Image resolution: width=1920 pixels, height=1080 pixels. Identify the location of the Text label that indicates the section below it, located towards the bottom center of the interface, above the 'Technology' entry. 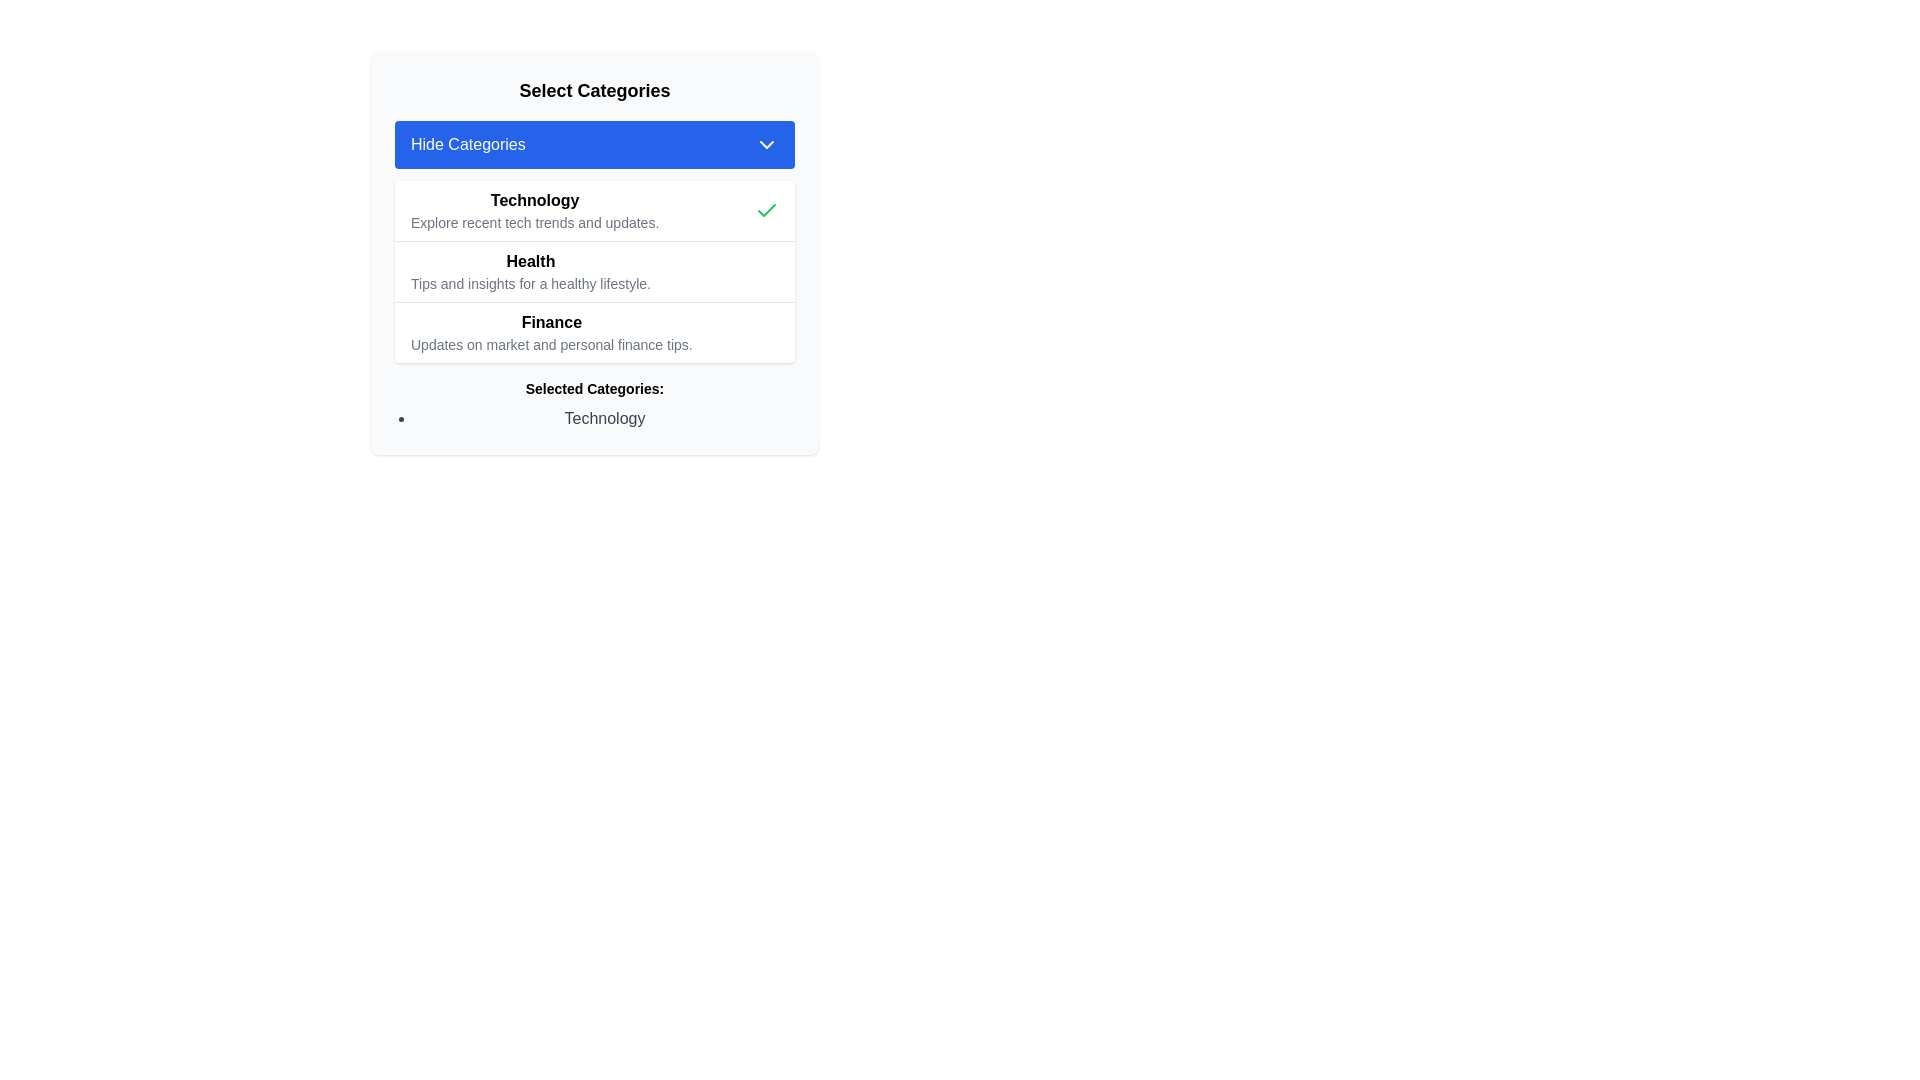
(594, 389).